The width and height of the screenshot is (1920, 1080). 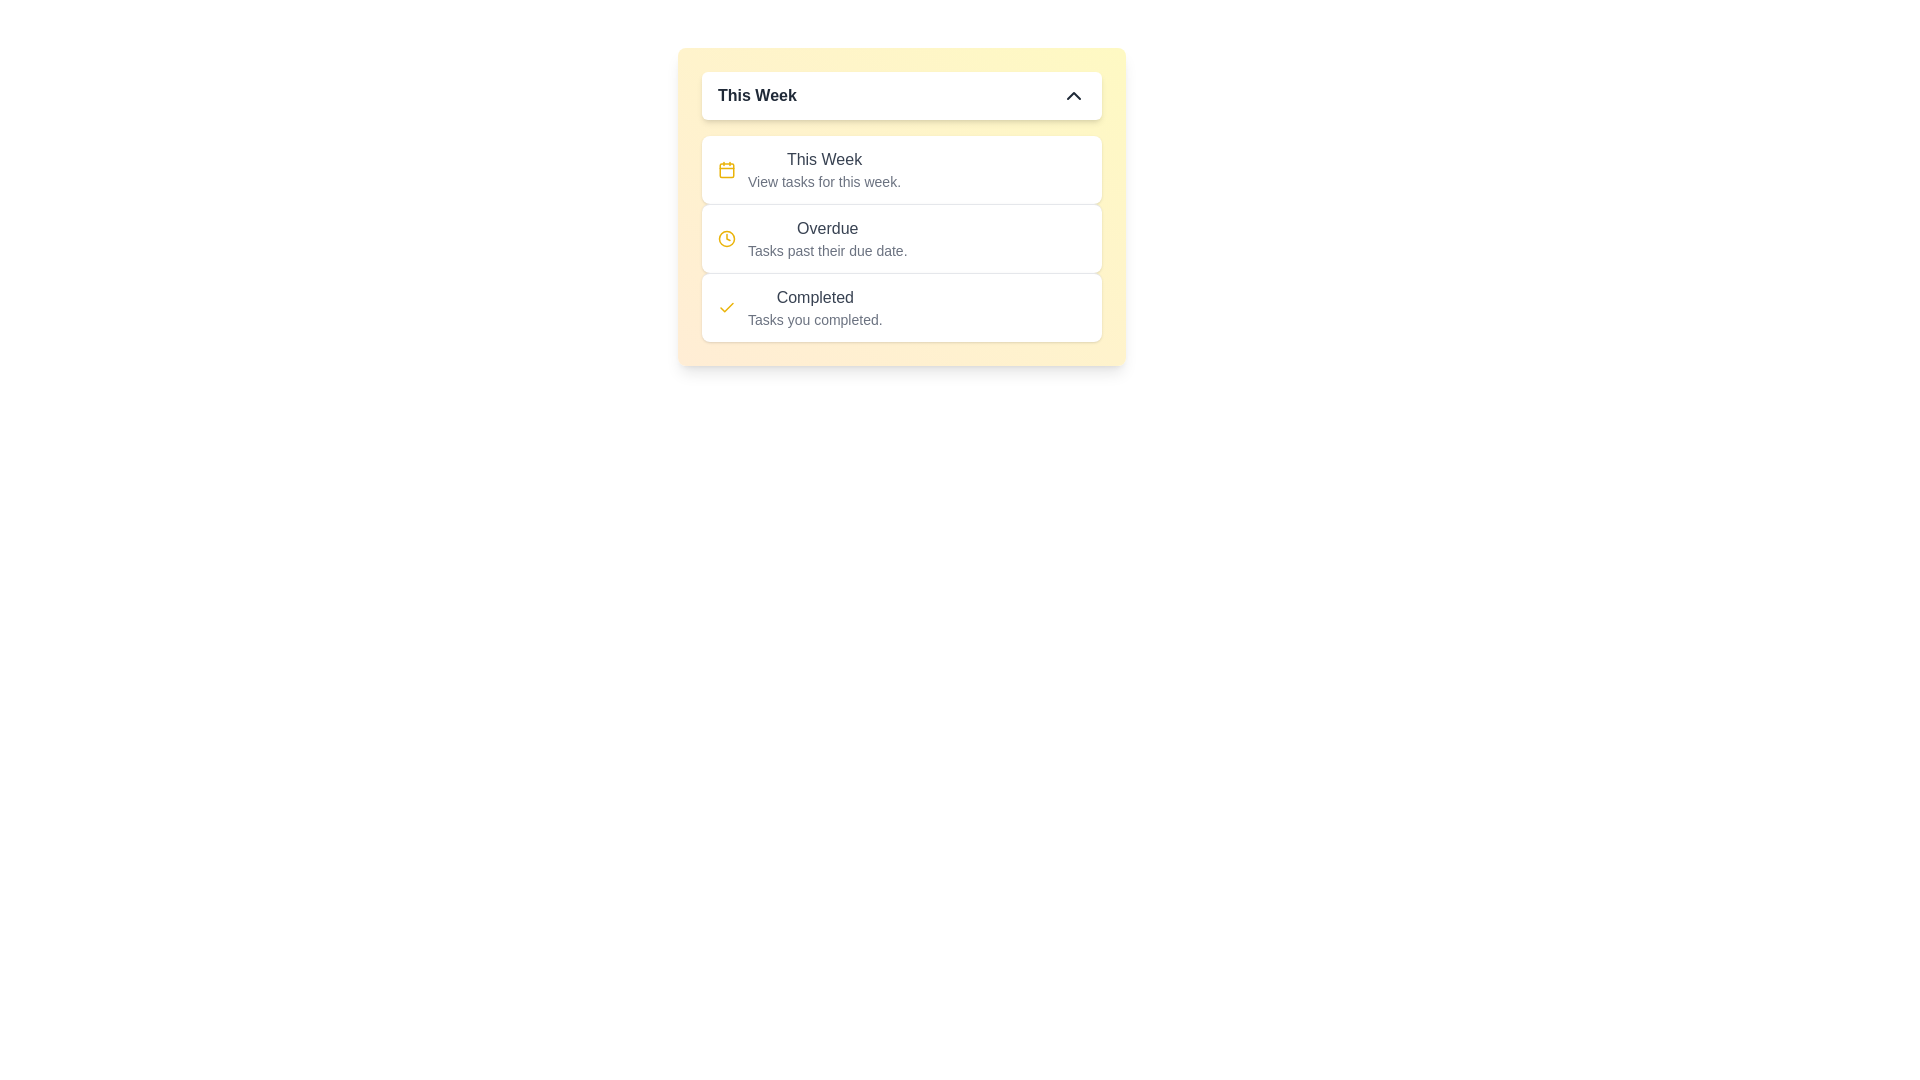 What do you see at coordinates (824, 158) in the screenshot?
I see `the task category This Week to view its description` at bounding box center [824, 158].